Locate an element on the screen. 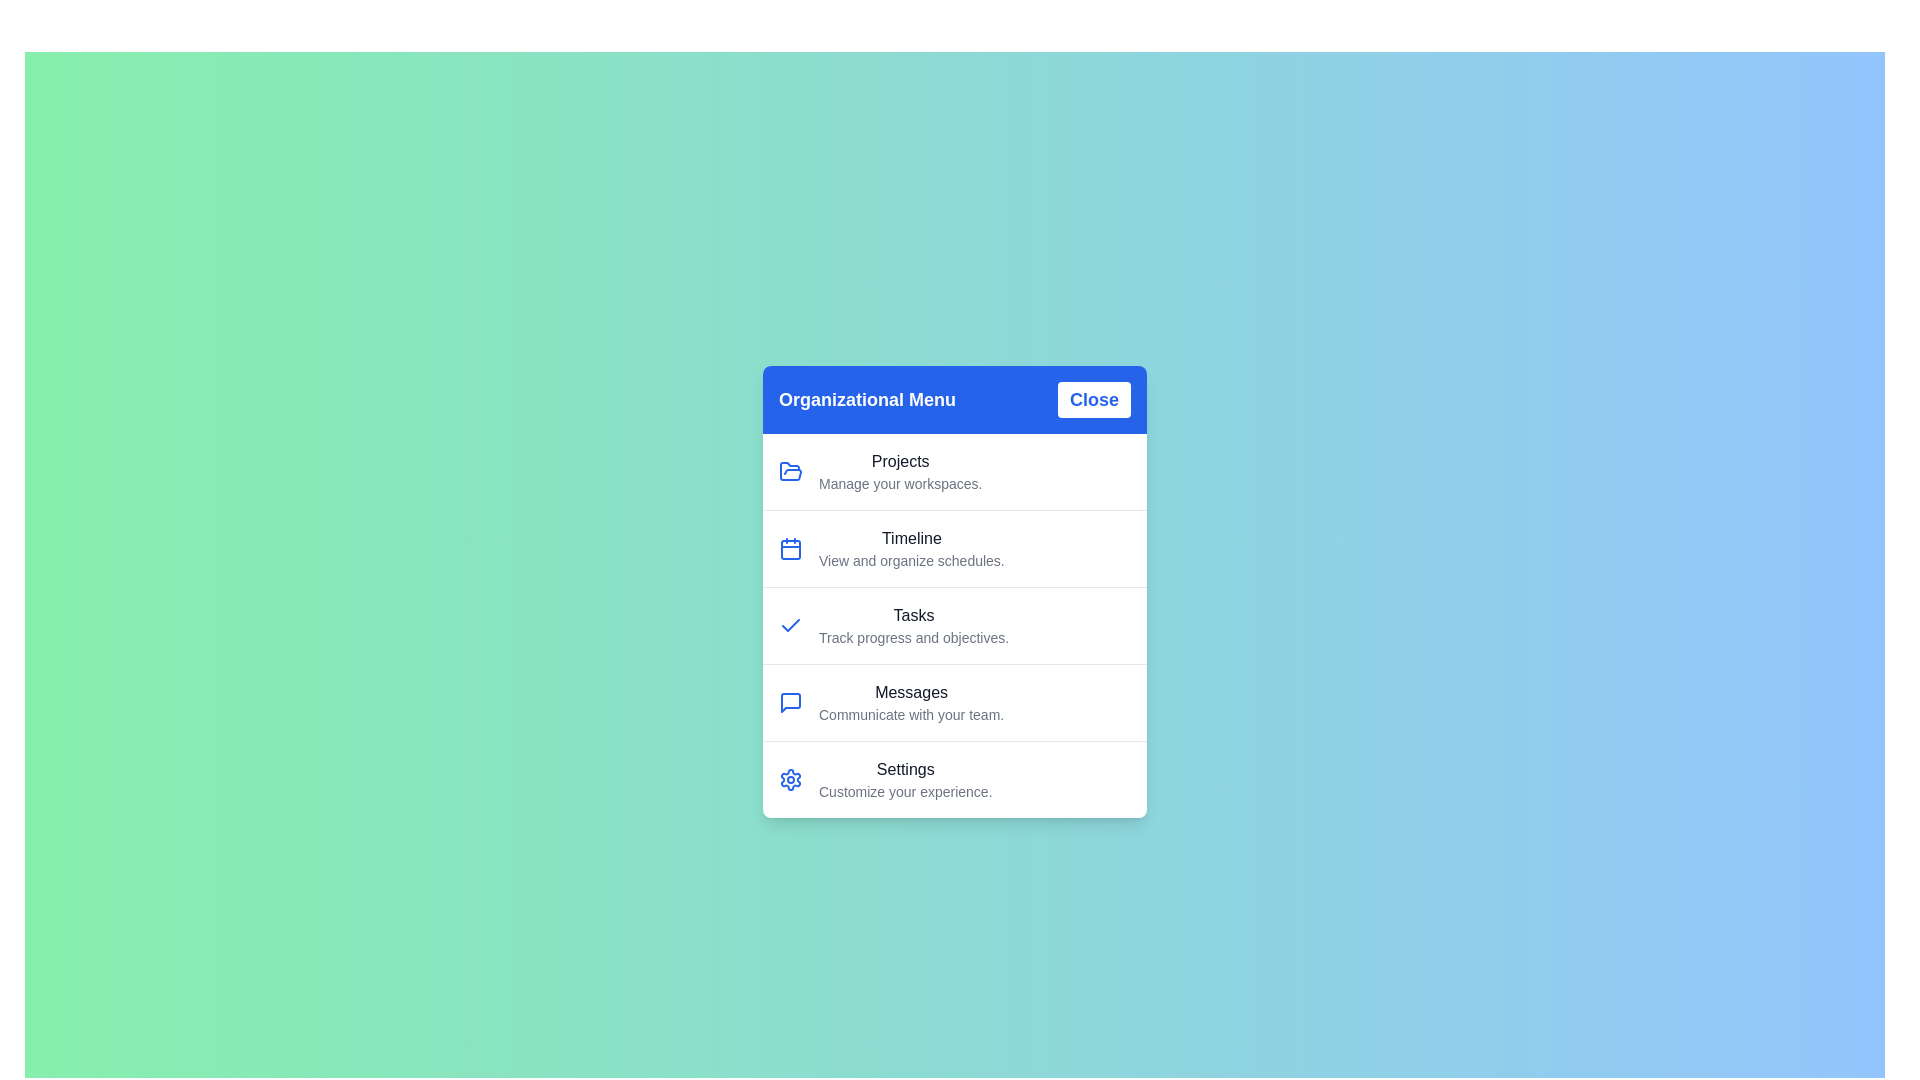 The image size is (1920, 1080). the menu item labeled 'Tasks' to view its details is located at coordinates (912, 624).